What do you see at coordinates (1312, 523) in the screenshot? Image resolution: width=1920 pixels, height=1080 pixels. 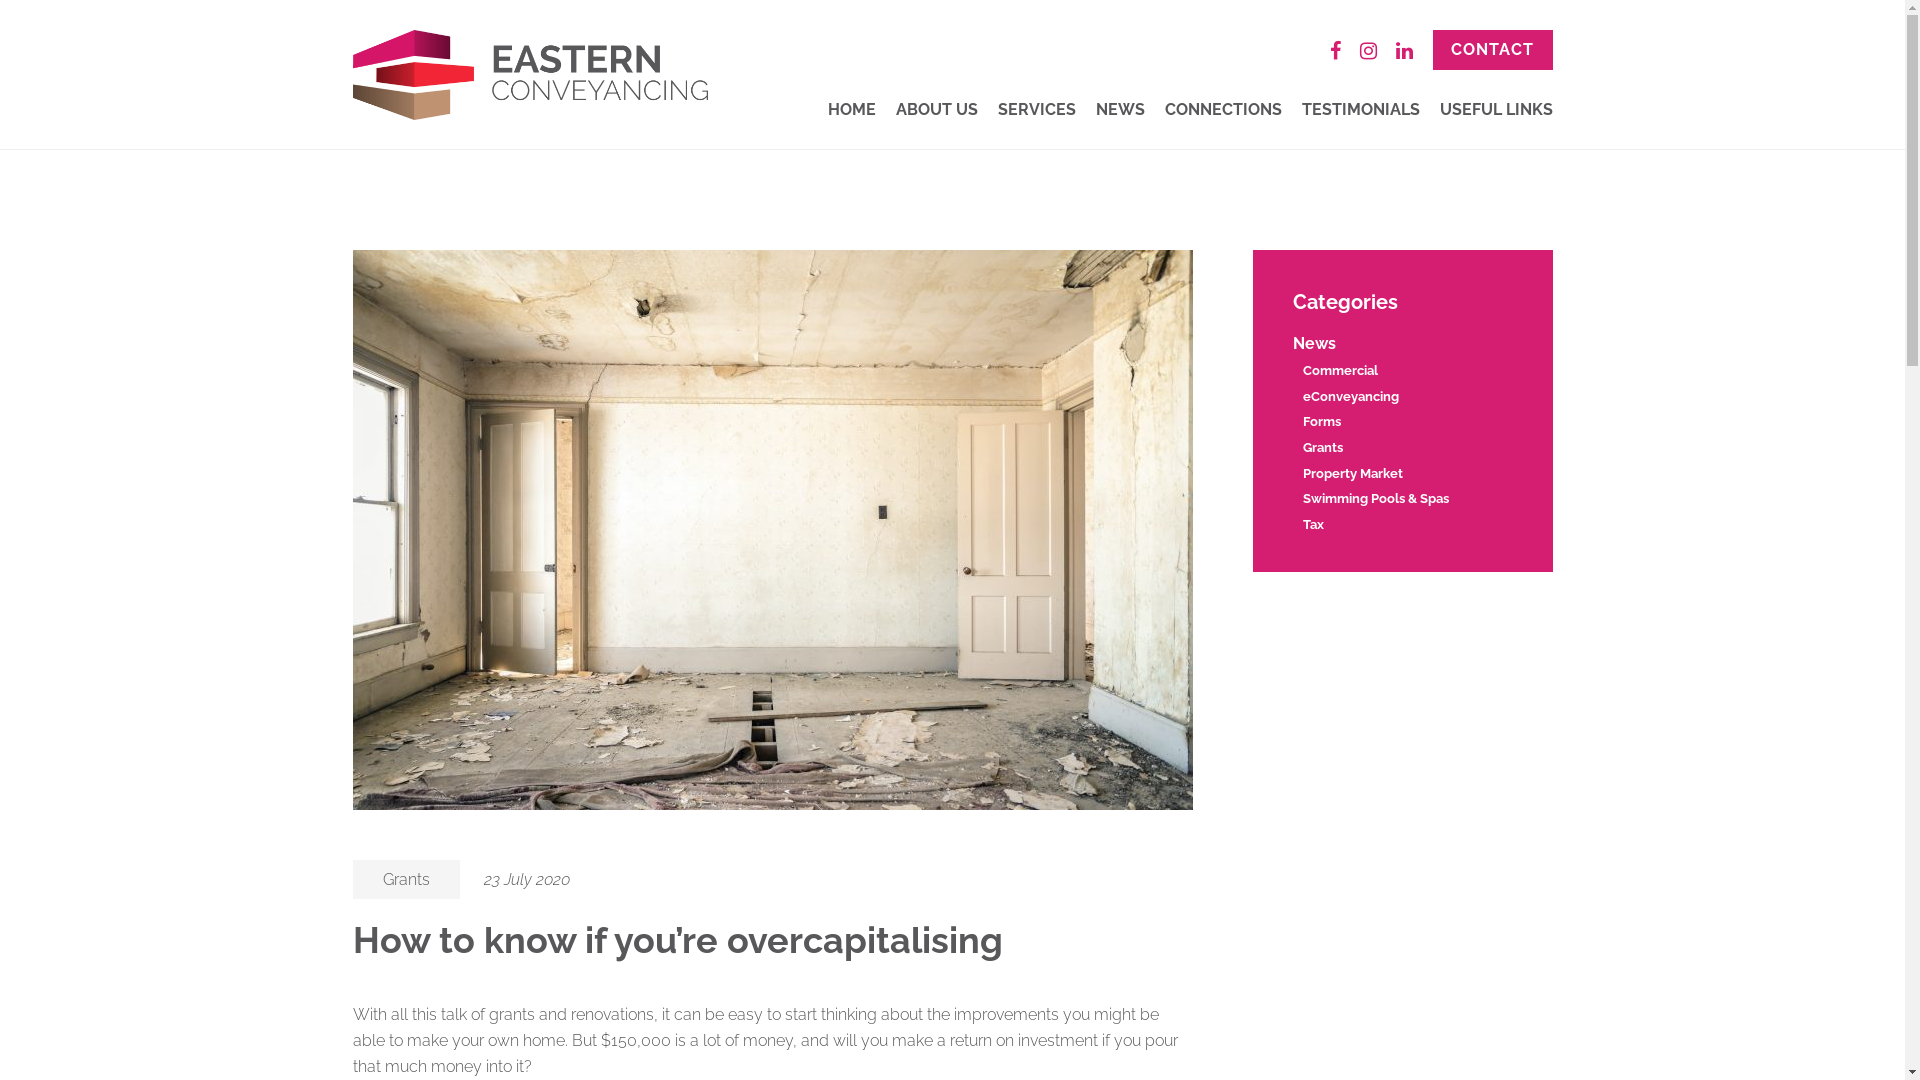 I see `'Tax'` at bounding box center [1312, 523].